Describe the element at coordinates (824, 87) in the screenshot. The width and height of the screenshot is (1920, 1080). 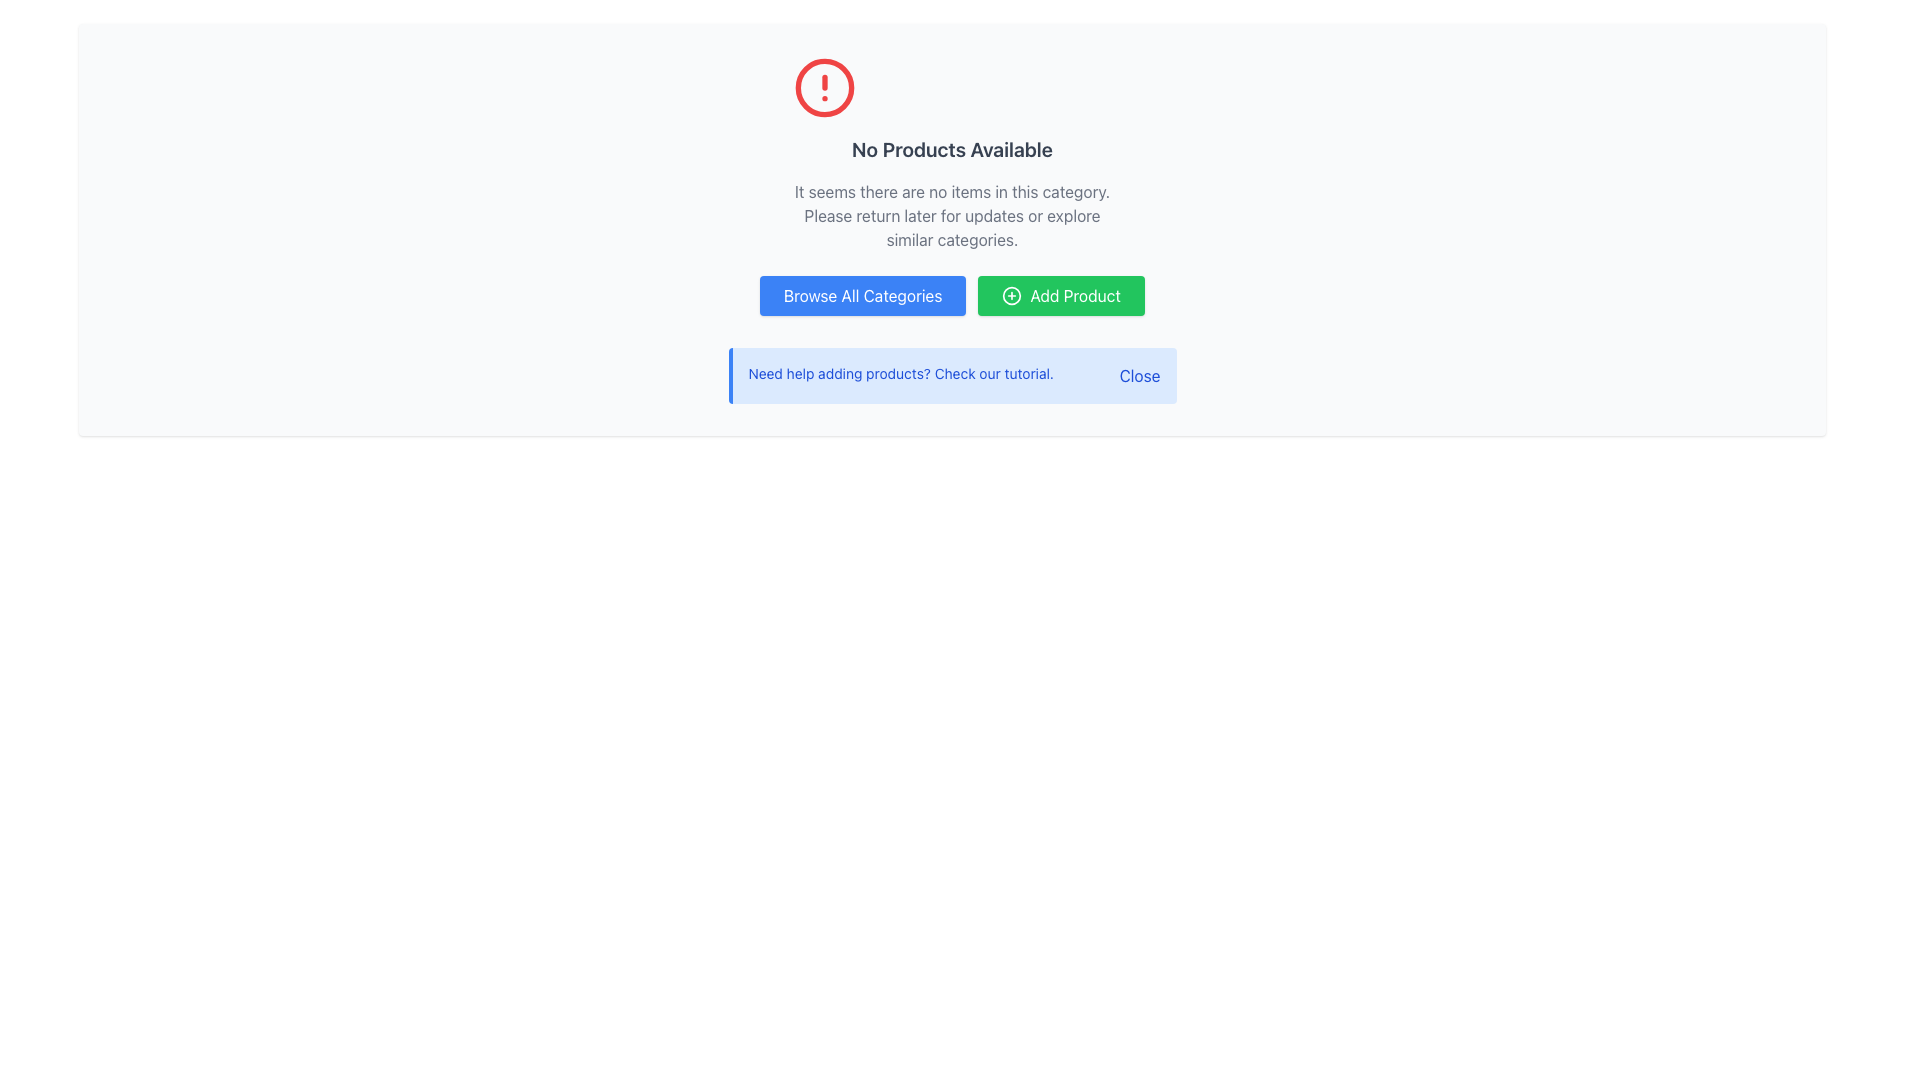
I see `the icon that serves as a visual indicator for unavailability, located above the 'No Products Available' message` at that location.